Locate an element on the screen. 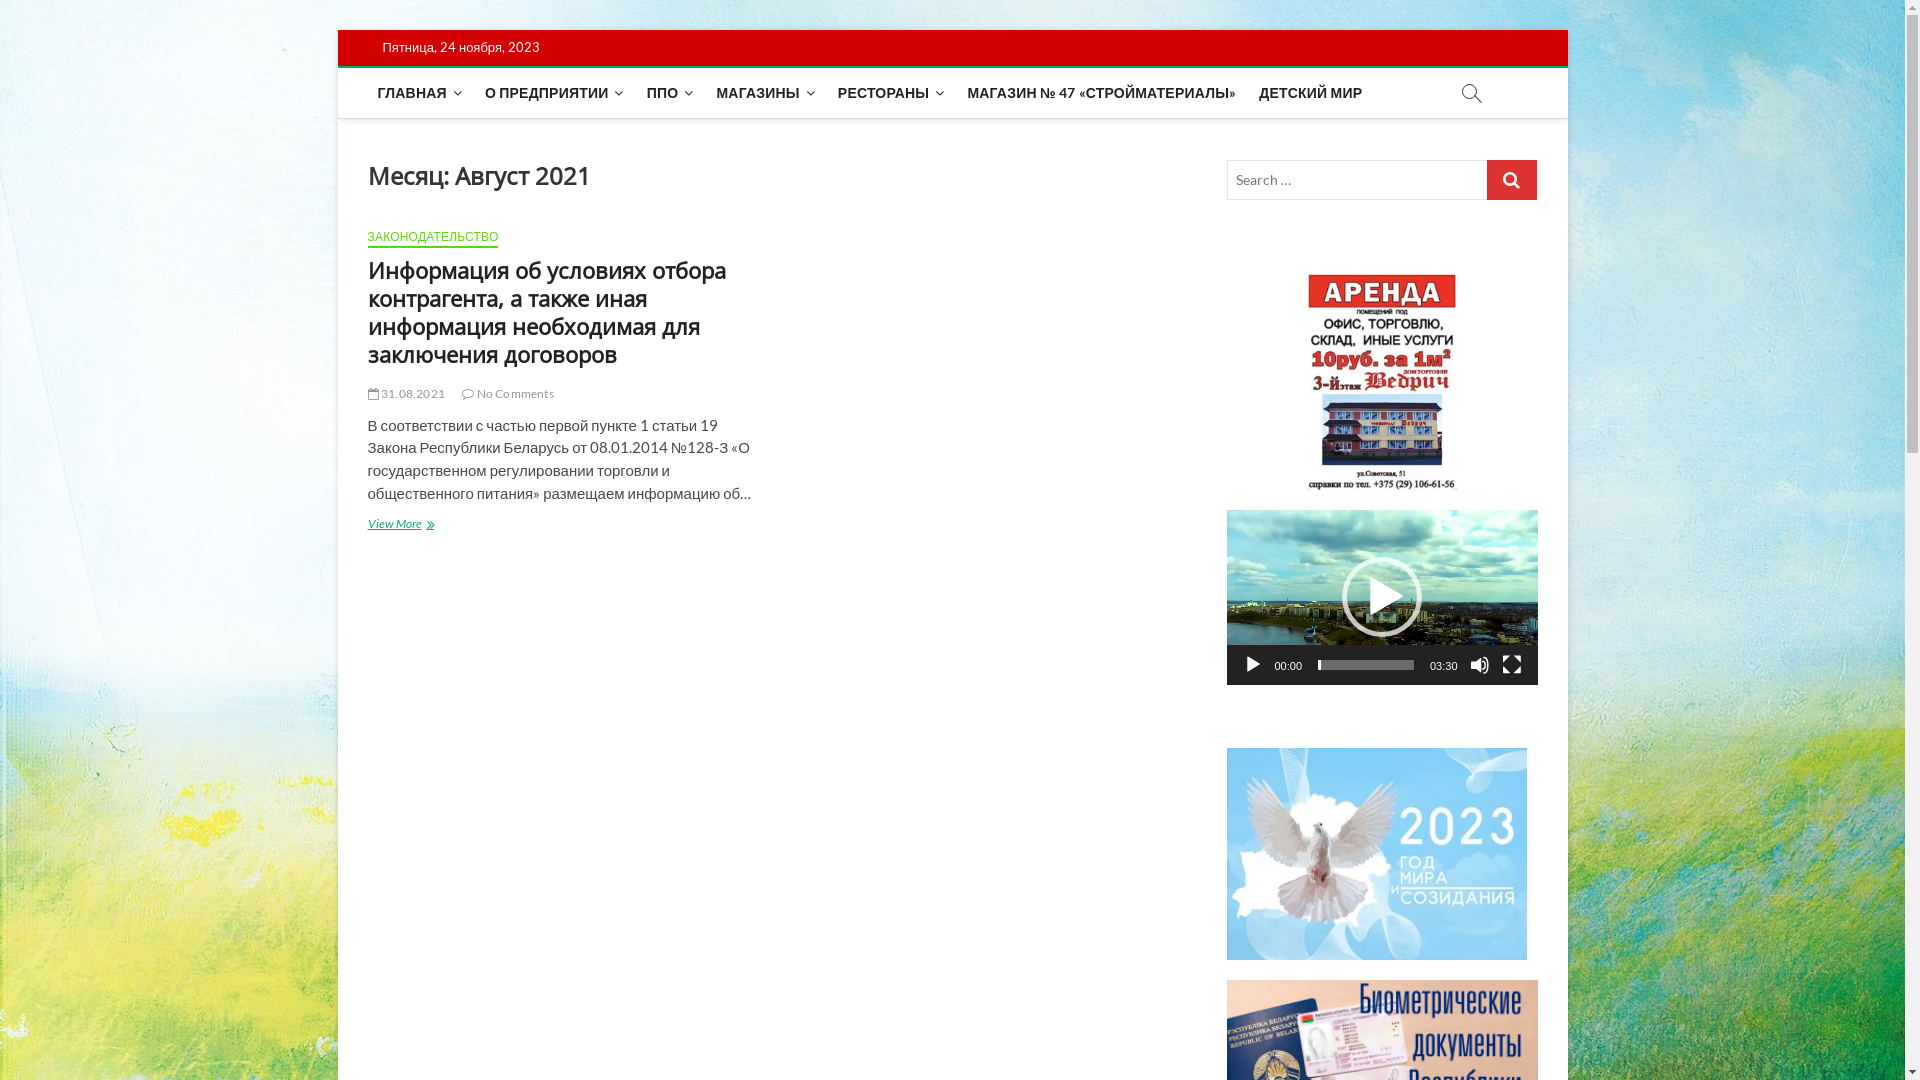 The width and height of the screenshot is (1920, 1080). 'Skip to content' is located at coordinates (336, 29).